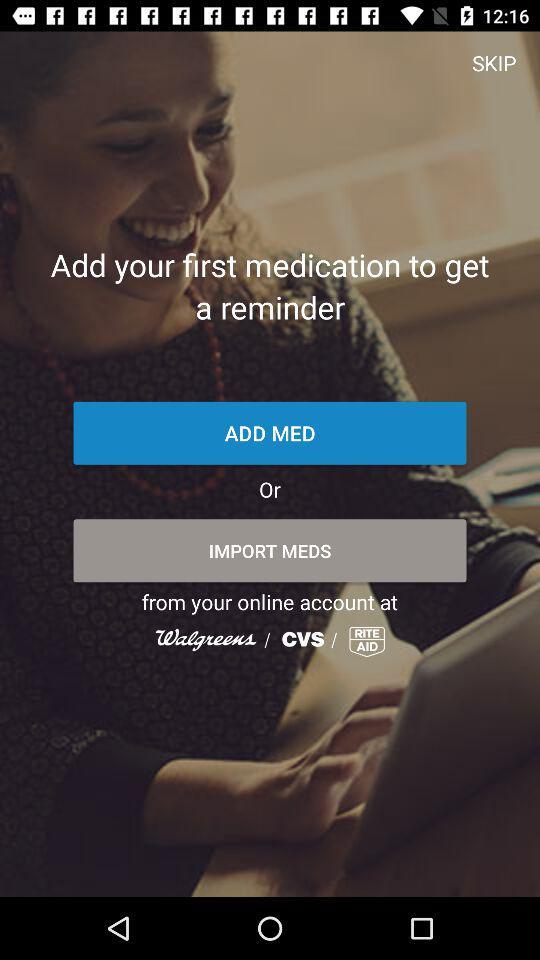 The image size is (540, 960). Describe the element at coordinates (270, 433) in the screenshot. I see `item below the add your first item` at that location.